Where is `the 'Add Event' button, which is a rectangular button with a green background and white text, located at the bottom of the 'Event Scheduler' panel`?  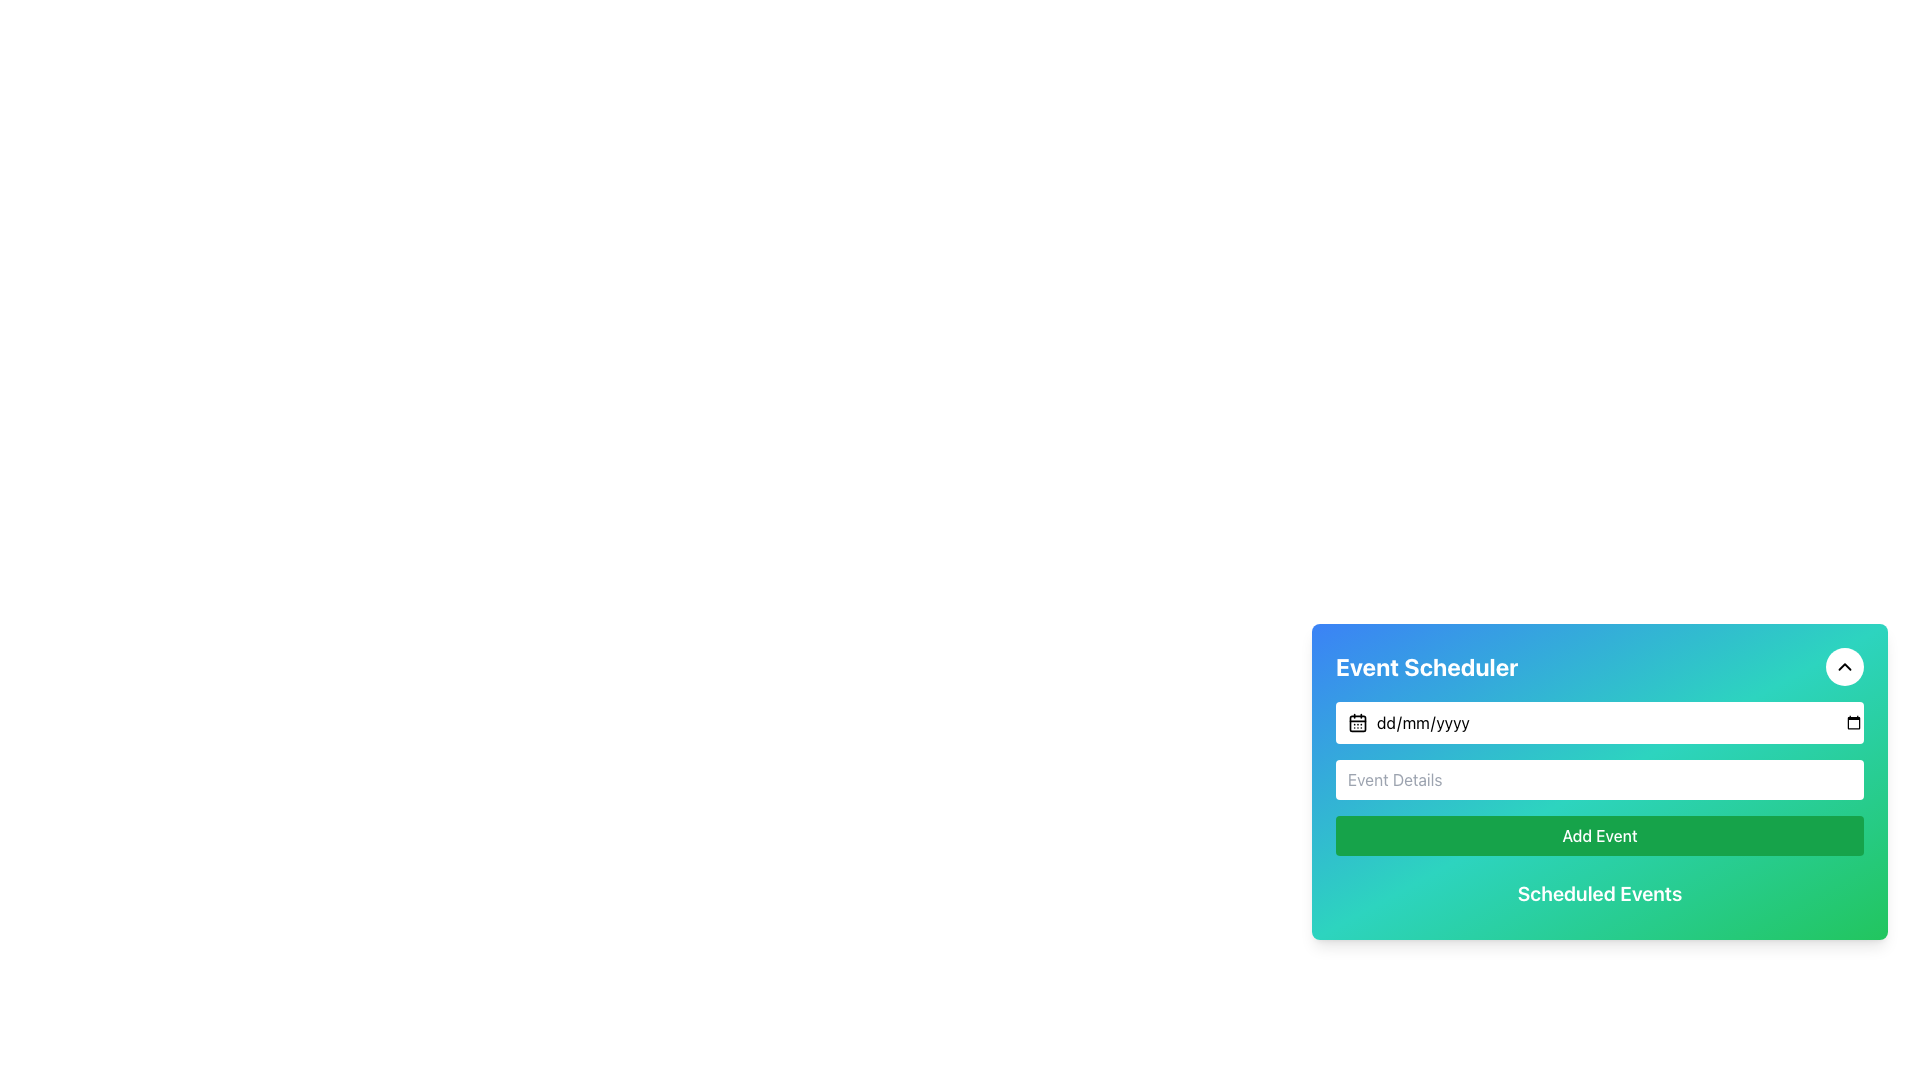 the 'Add Event' button, which is a rectangular button with a green background and white text, located at the bottom of the 'Event Scheduler' panel is located at coordinates (1598, 836).